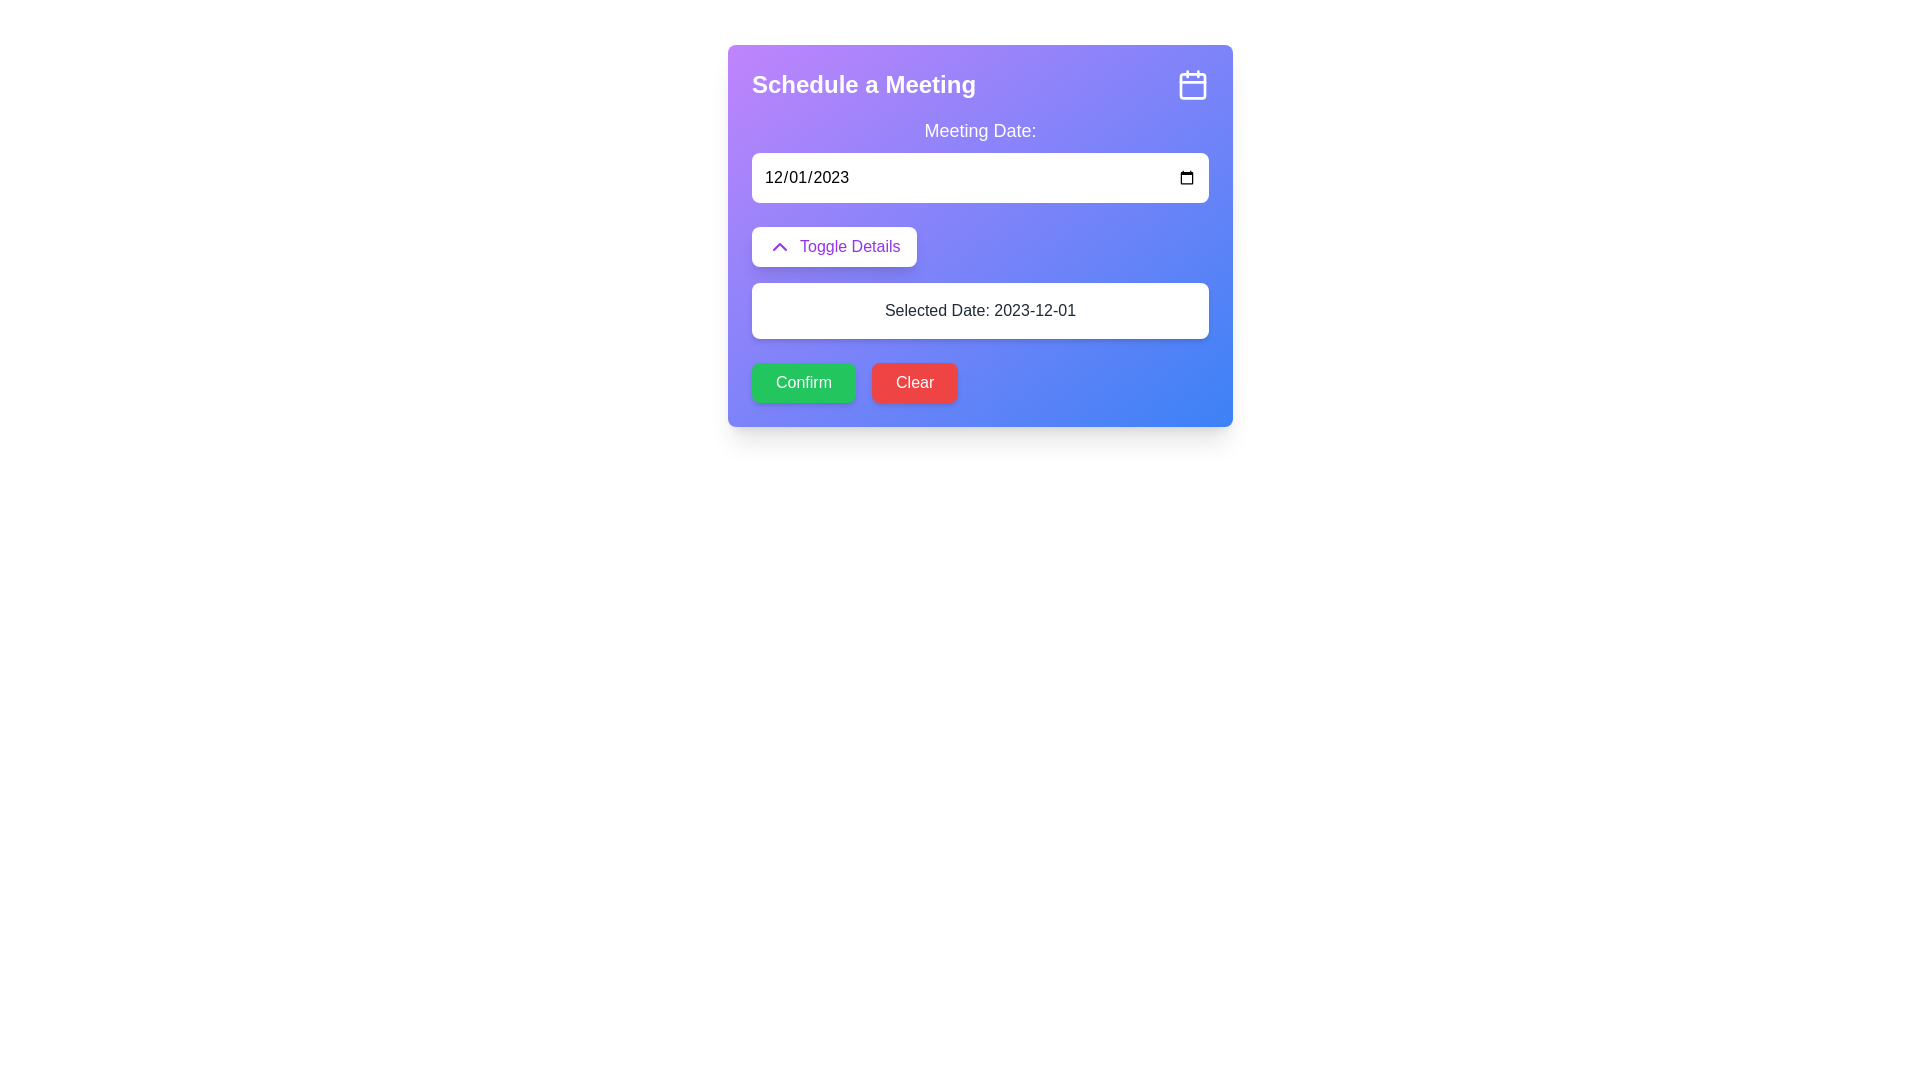 The height and width of the screenshot is (1080, 1920). Describe the element at coordinates (1193, 84) in the screenshot. I see `the Decorative Background Component of the calendar icon located at the top-right corner of the 'Schedule a Meeting' modal dialogue box` at that location.